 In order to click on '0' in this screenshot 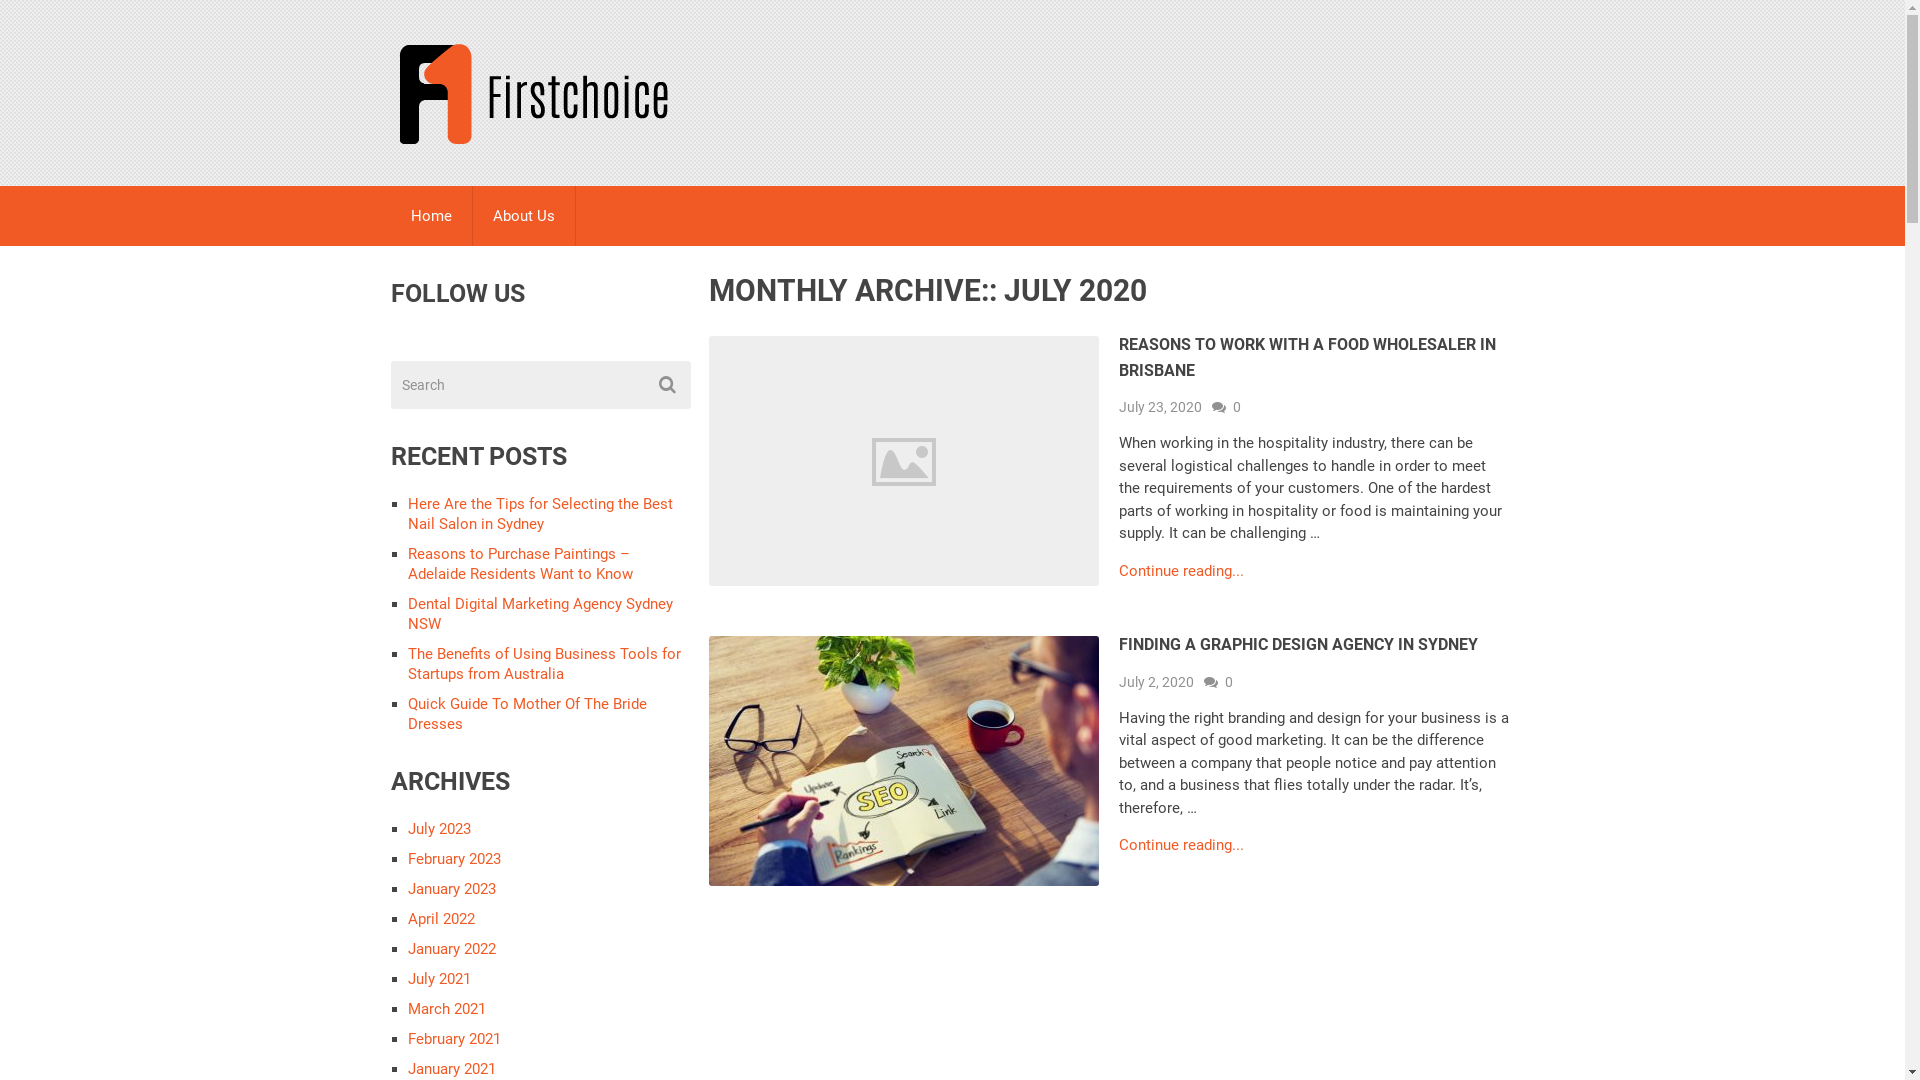, I will do `click(1227, 406)`.